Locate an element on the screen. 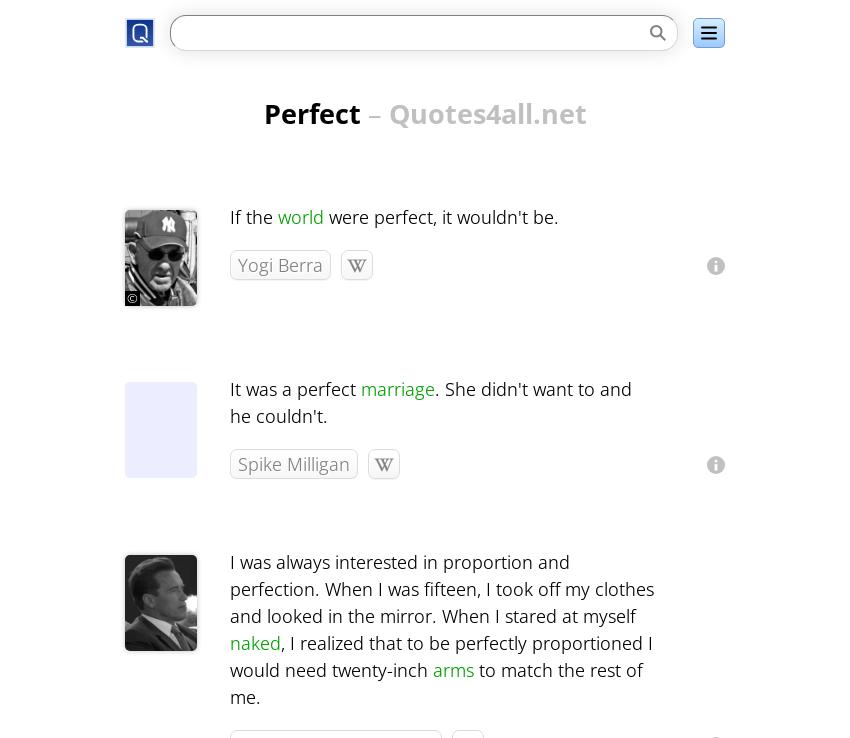 Image resolution: width=850 pixels, height=738 pixels. 'Yogi Berra' is located at coordinates (238, 265).